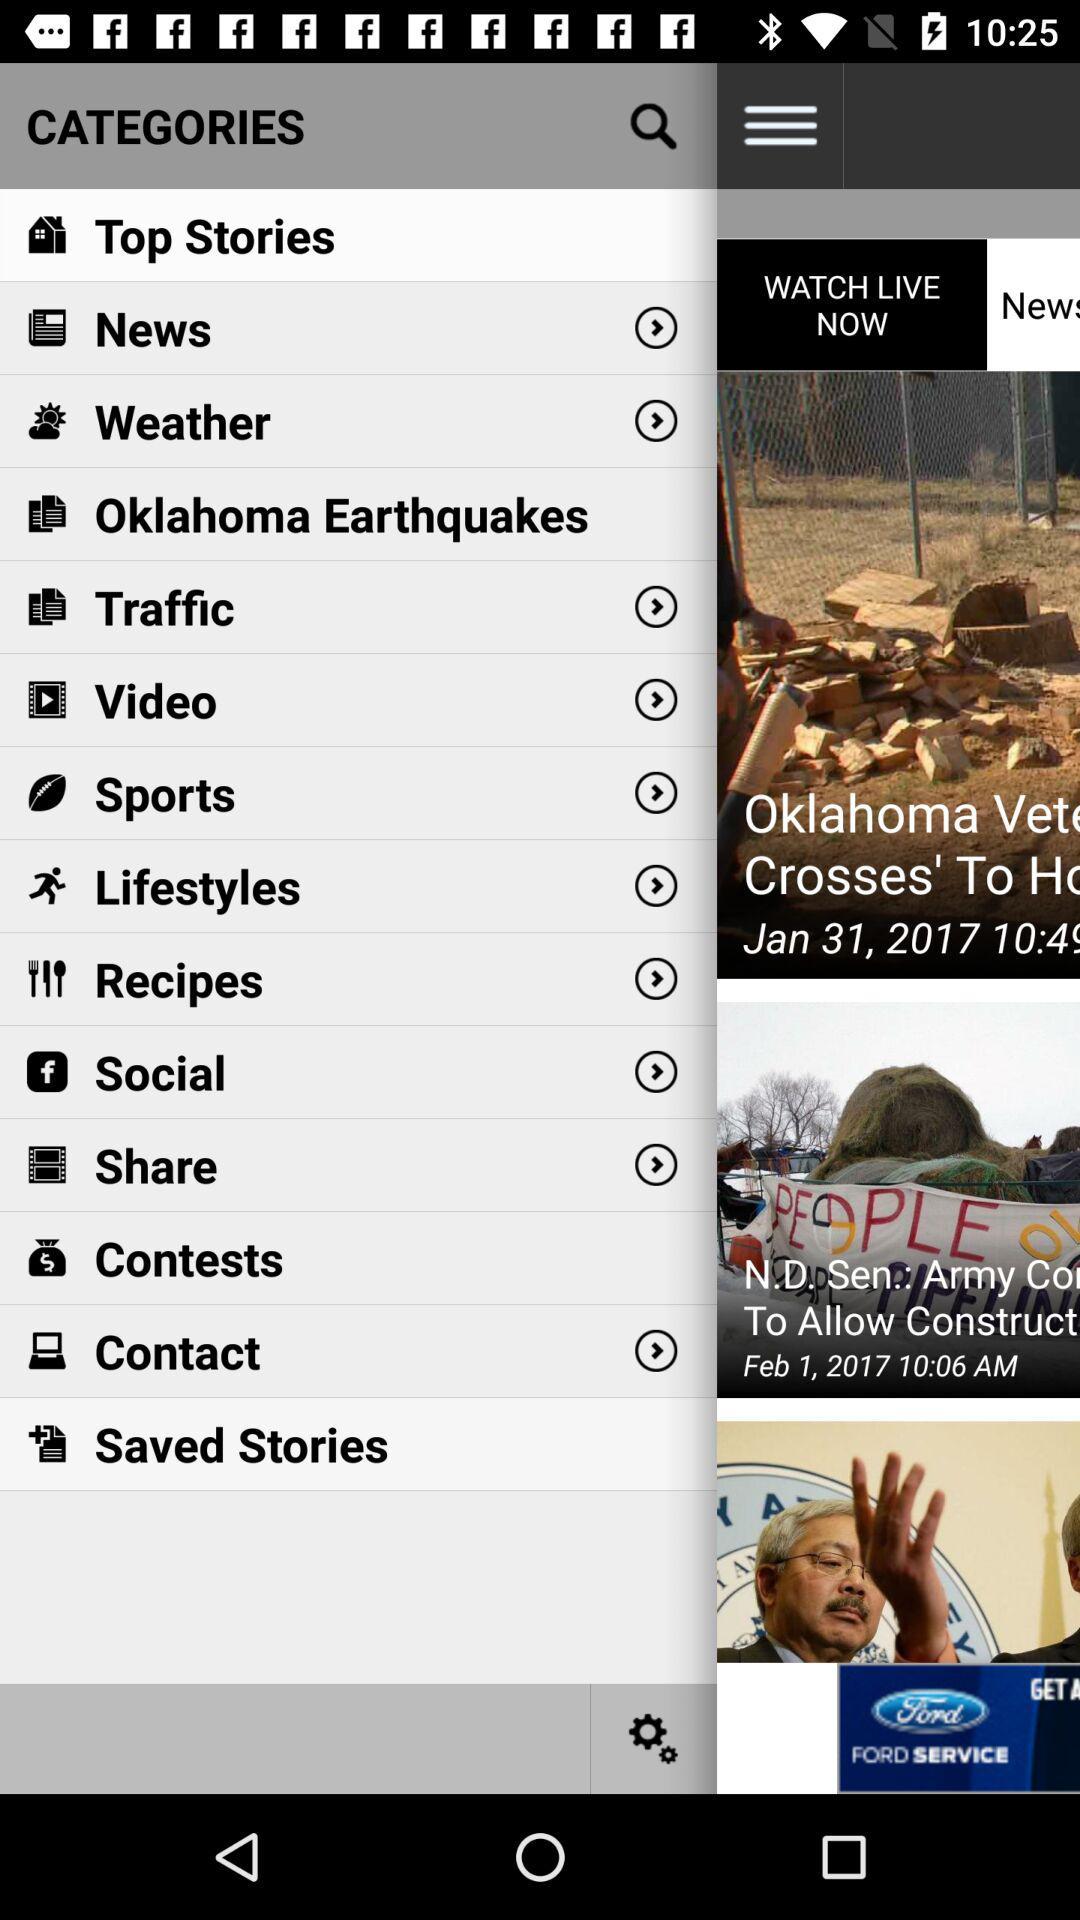 This screenshot has width=1080, height=1920. I want to click on the image for more information tab to open the article, so click(957, 1727).